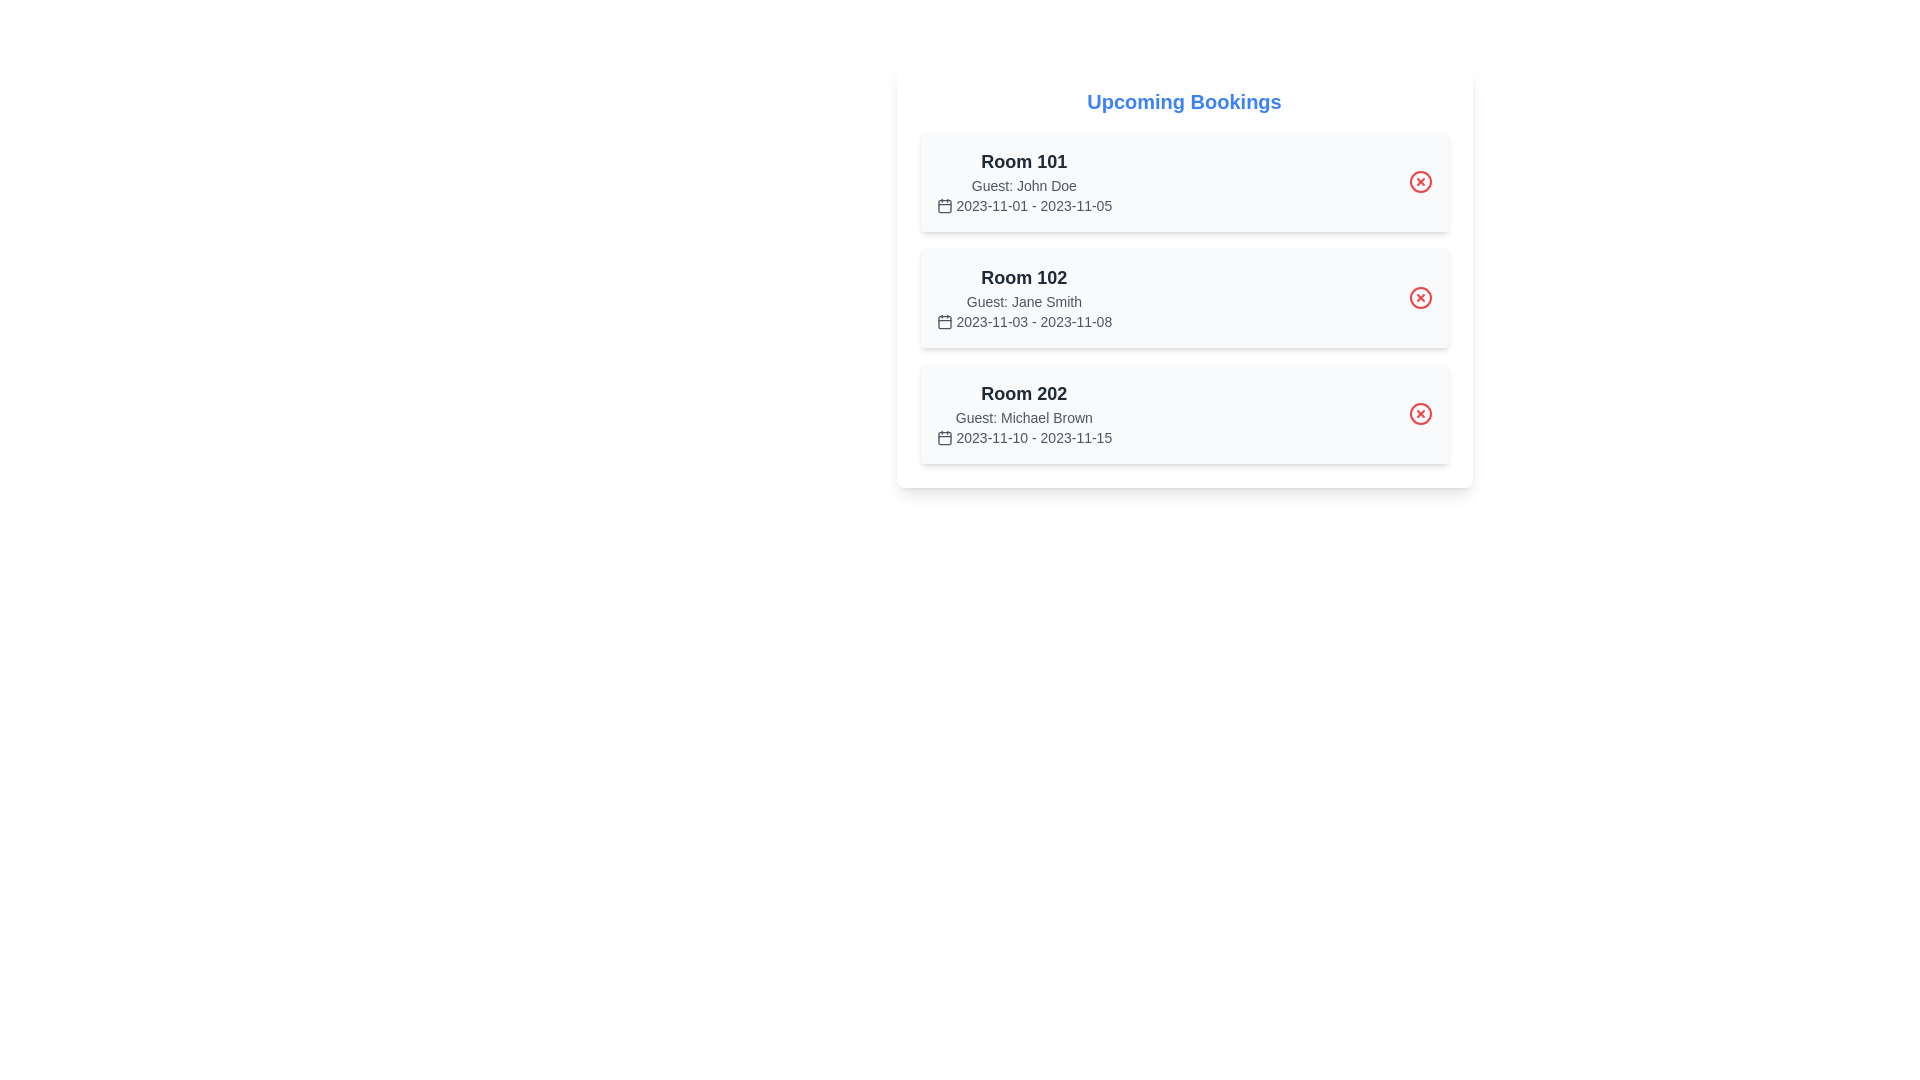 This screenshot has width=1920, height=1080. What do you see at coordinates (1023, 412) in the screenshot?
I see `the text block element titled 'Room 202' which contains the guest information and date range, to associate contextual actions` at bounding box center [1023, 412].